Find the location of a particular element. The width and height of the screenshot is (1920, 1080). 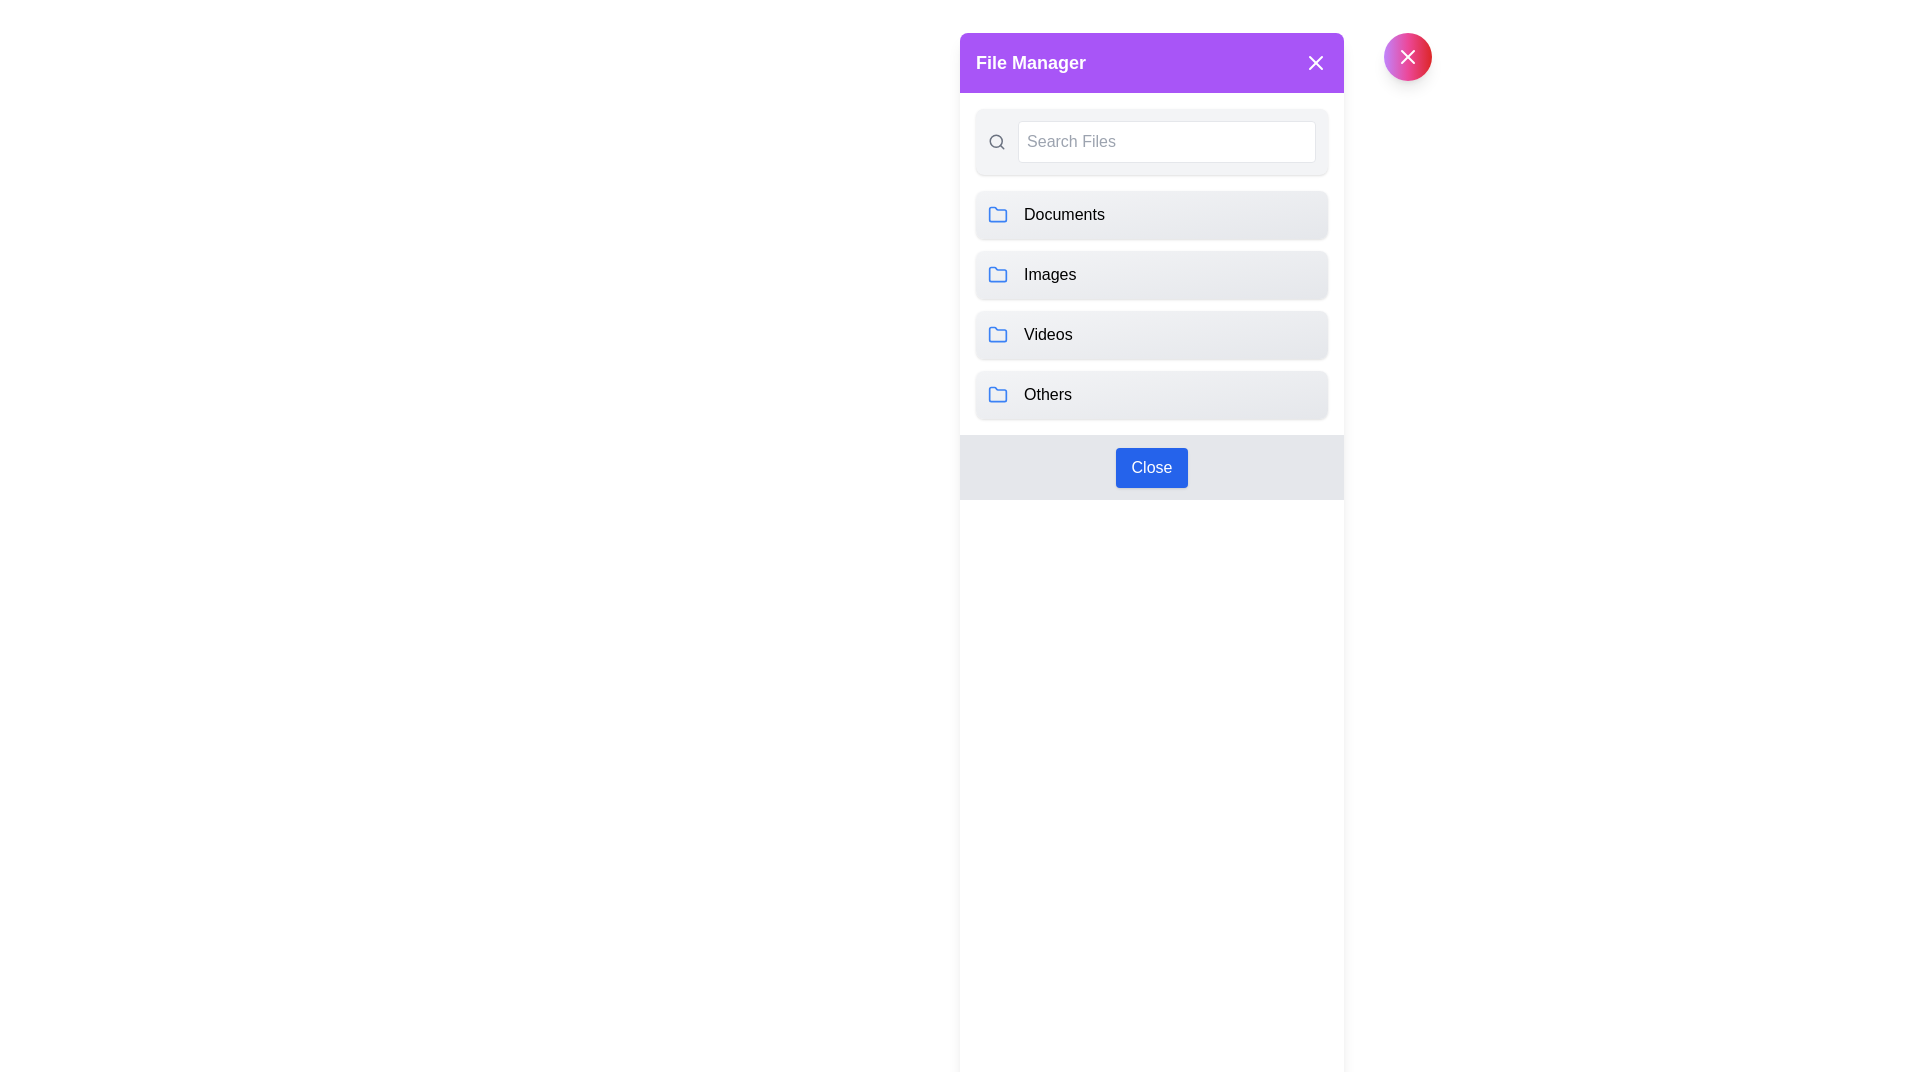

the category selector button for image-related files in the file manager interface, located below 'Documents' and above 'Videos' is located at coordinates (1152, 274).